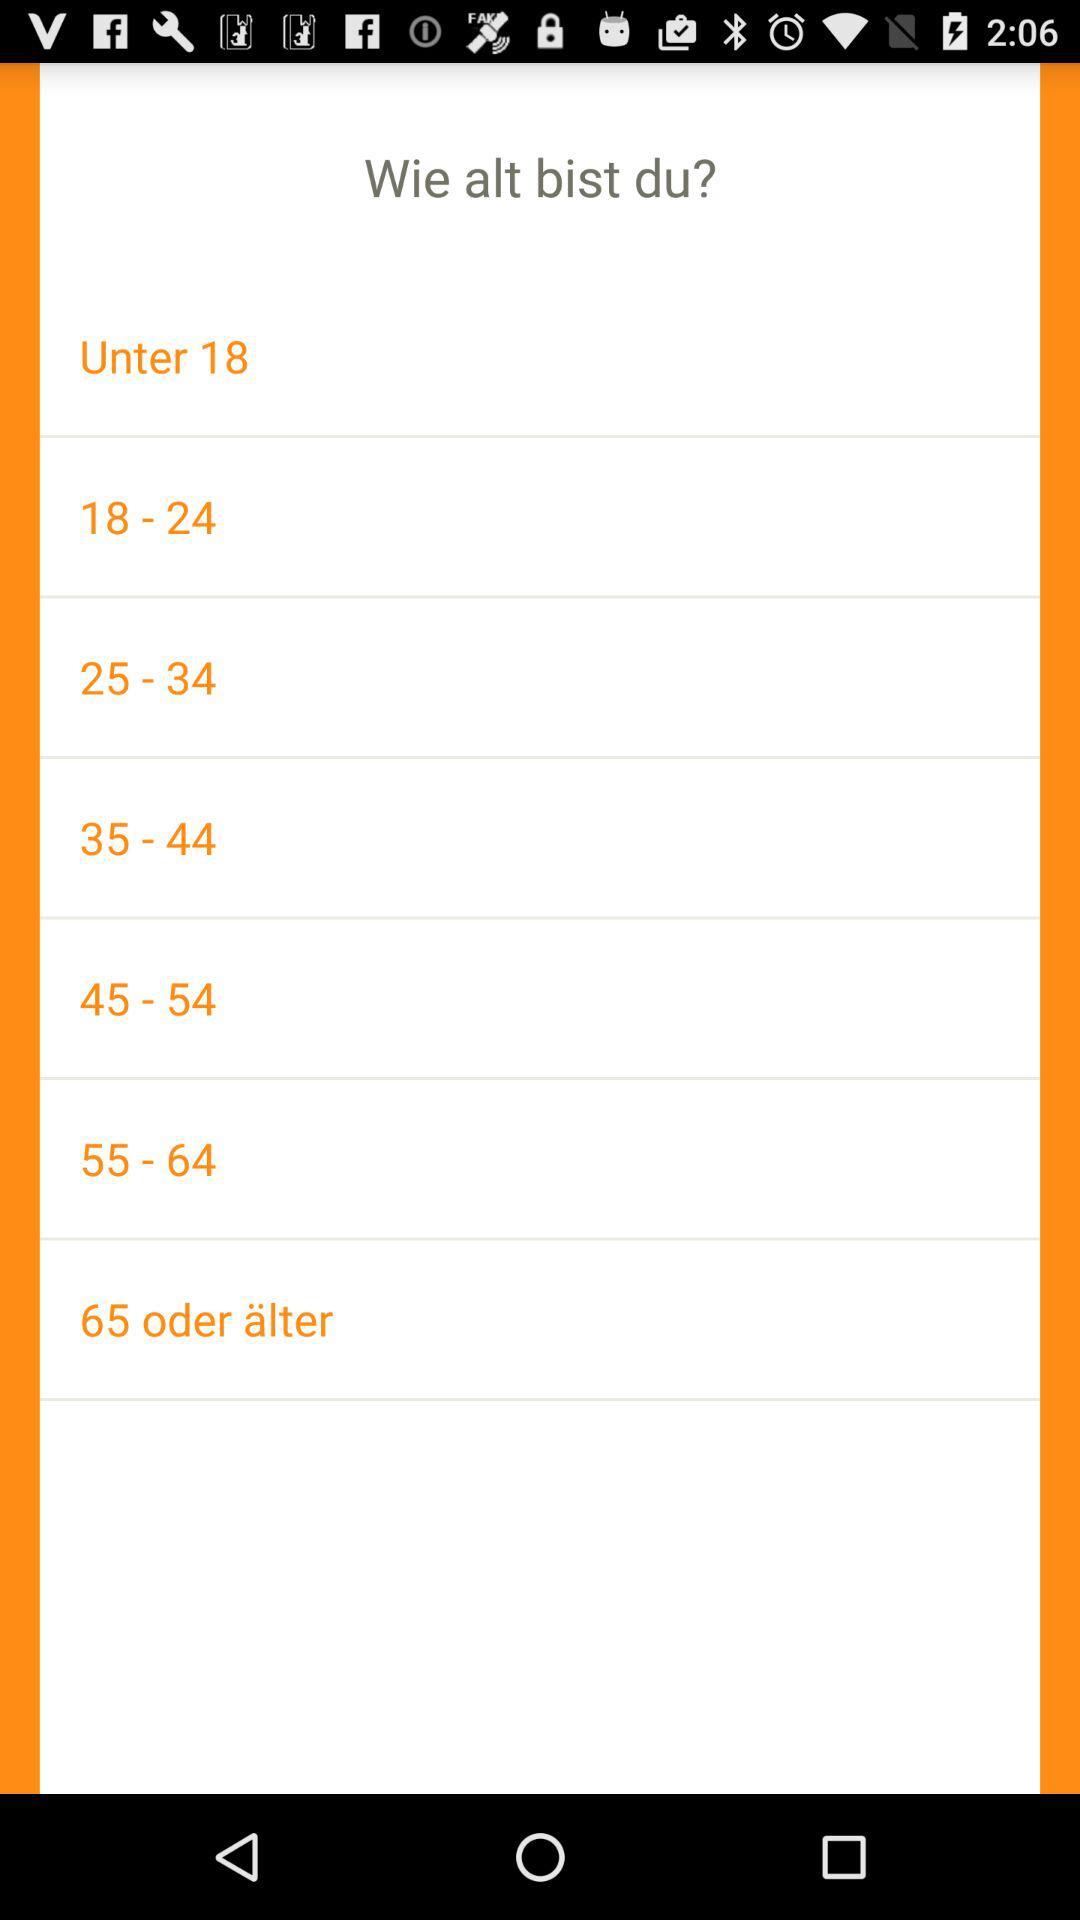  What do you see at coordinates (540, 516) in the screenshot?
I see `item below the unter 18` at bounding box center [540, 516].